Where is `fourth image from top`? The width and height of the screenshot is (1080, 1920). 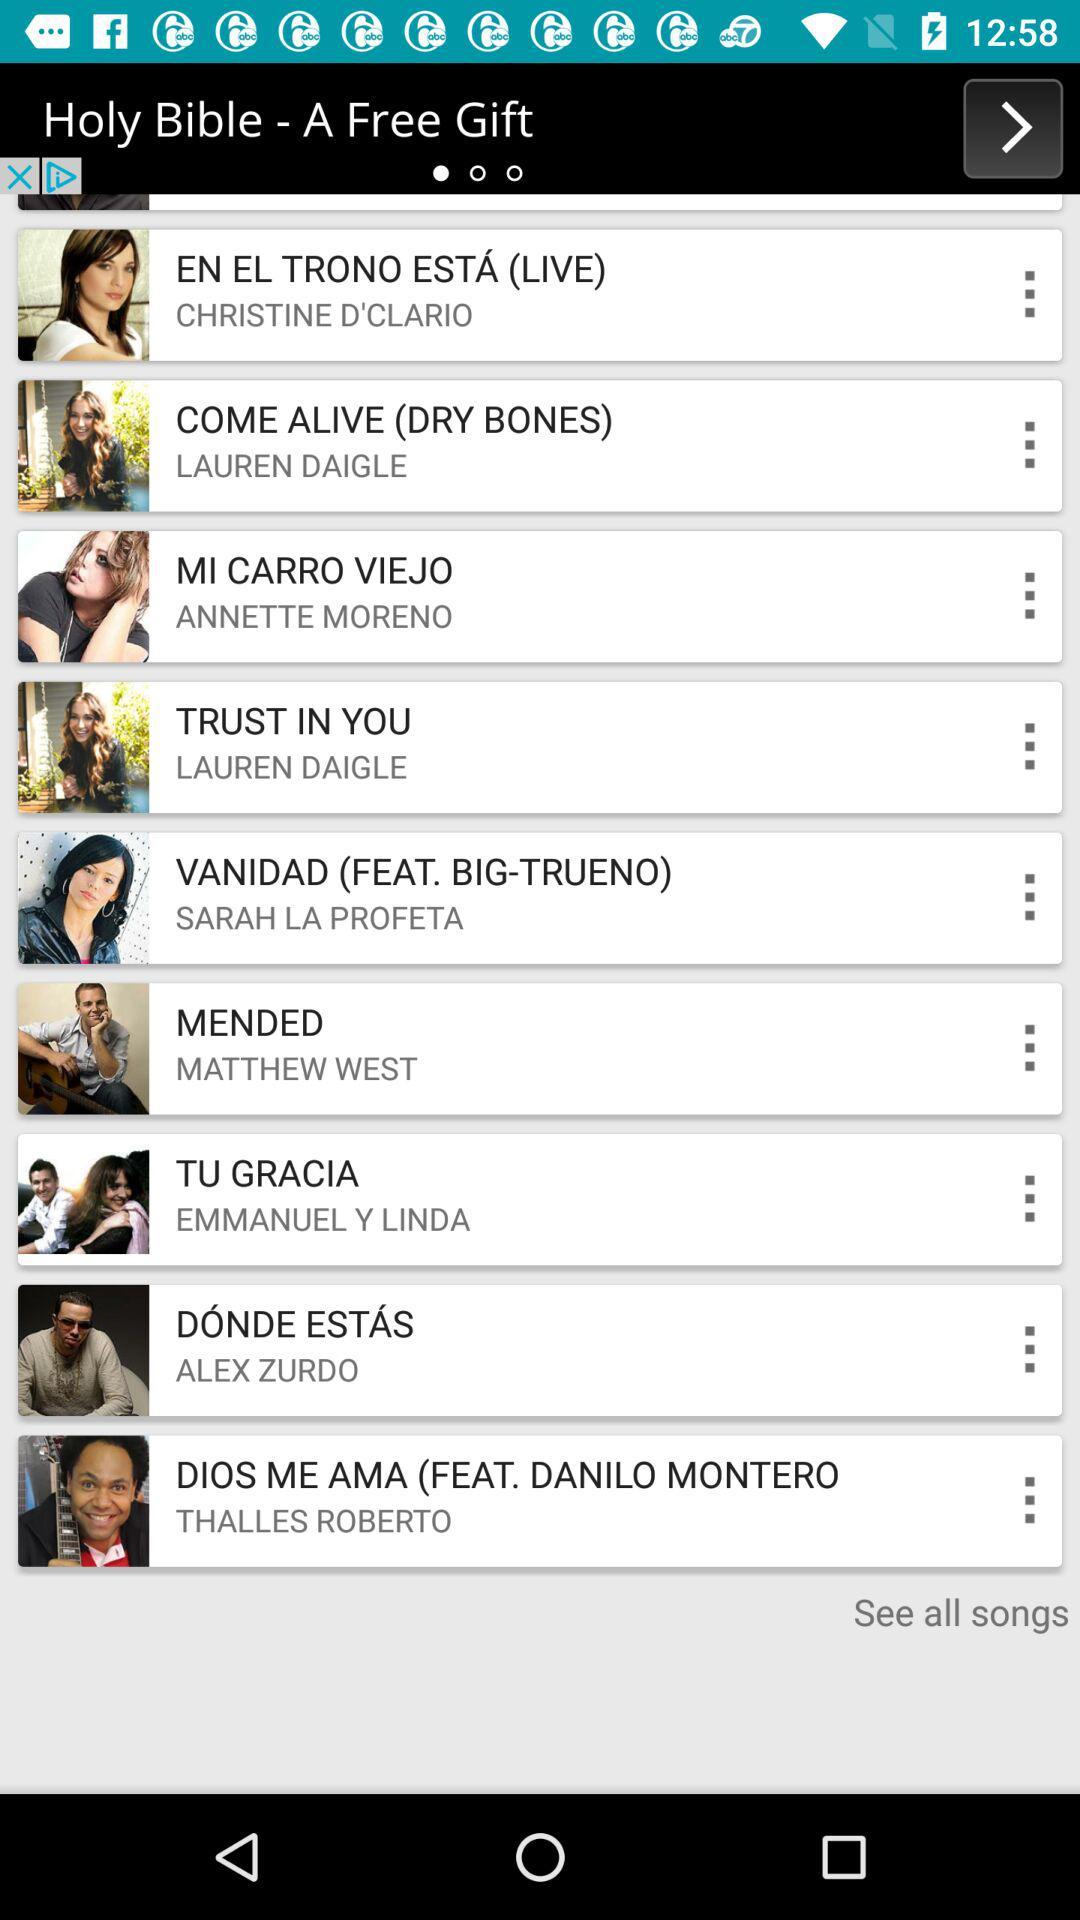 fourth image from top is located at coordinates (82, 746).